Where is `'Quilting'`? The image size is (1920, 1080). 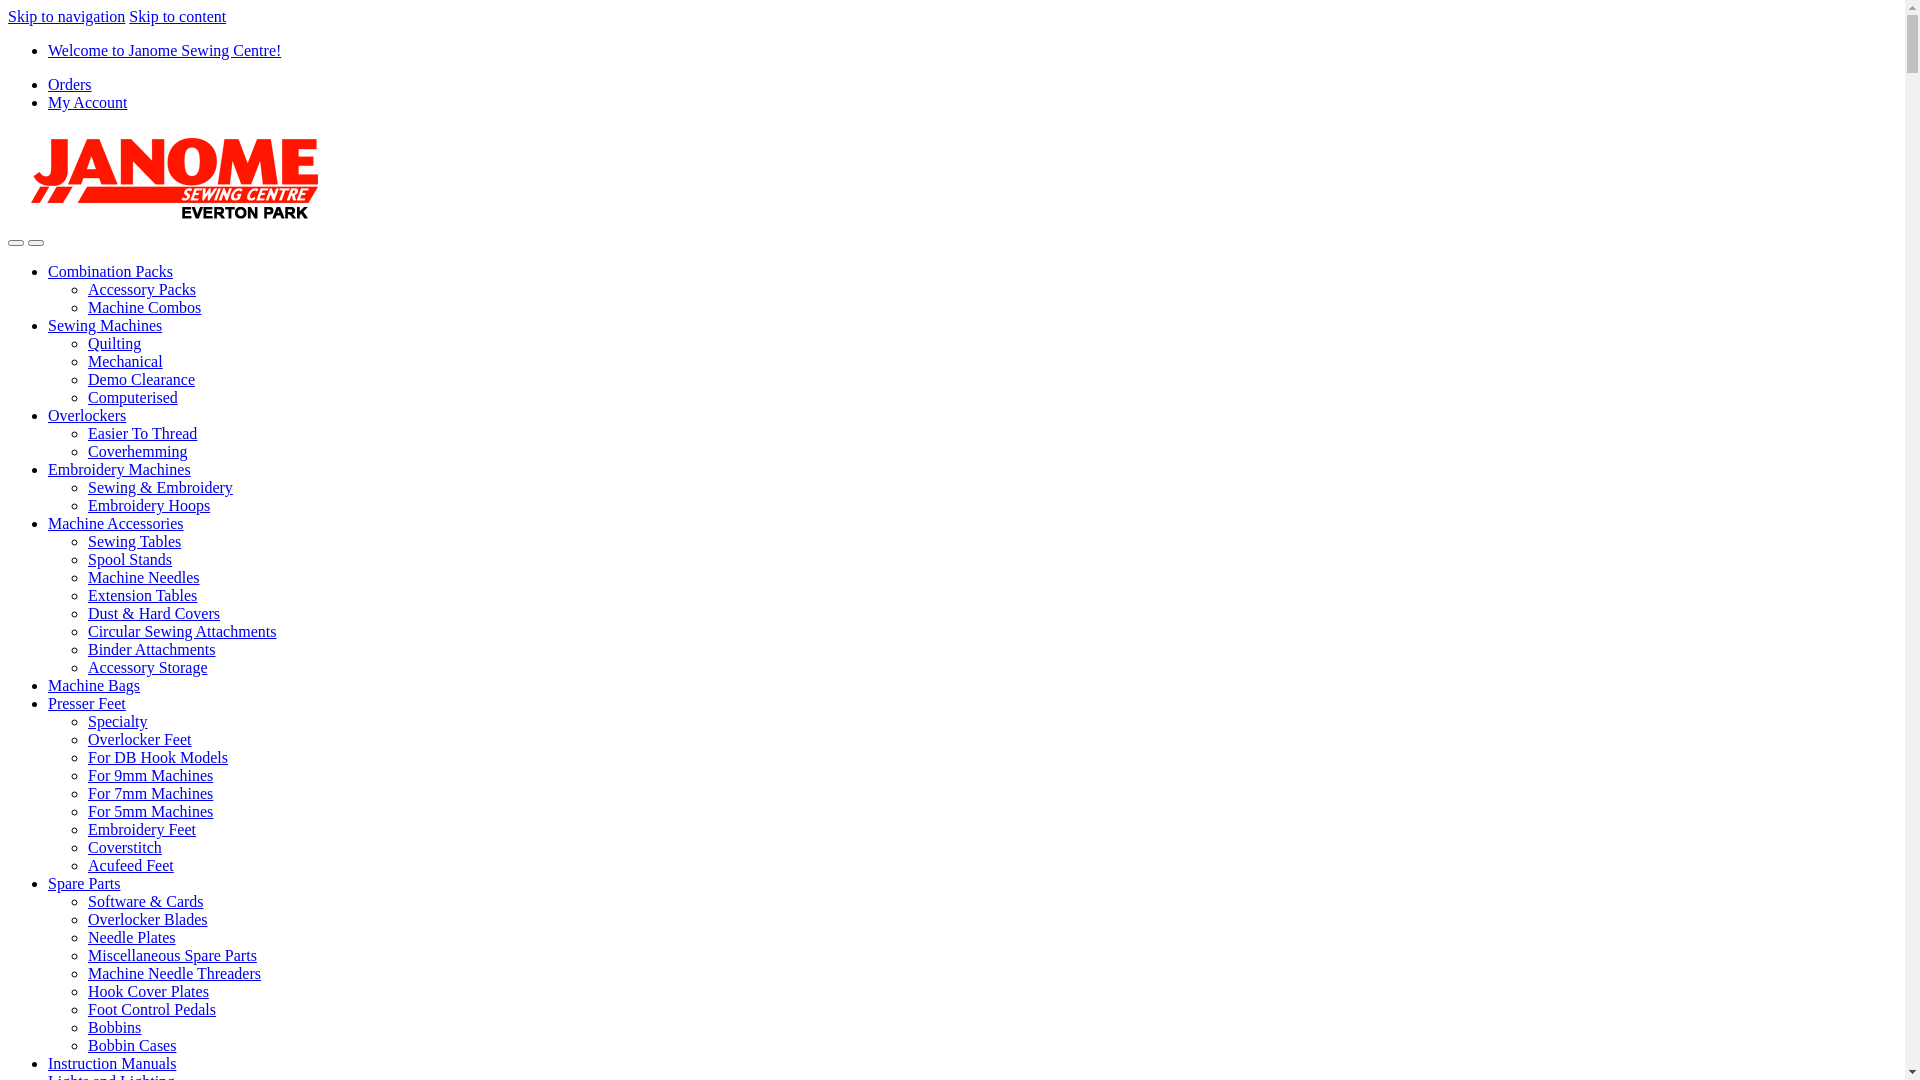
'Quilting' is located at coordinates (86, 342).